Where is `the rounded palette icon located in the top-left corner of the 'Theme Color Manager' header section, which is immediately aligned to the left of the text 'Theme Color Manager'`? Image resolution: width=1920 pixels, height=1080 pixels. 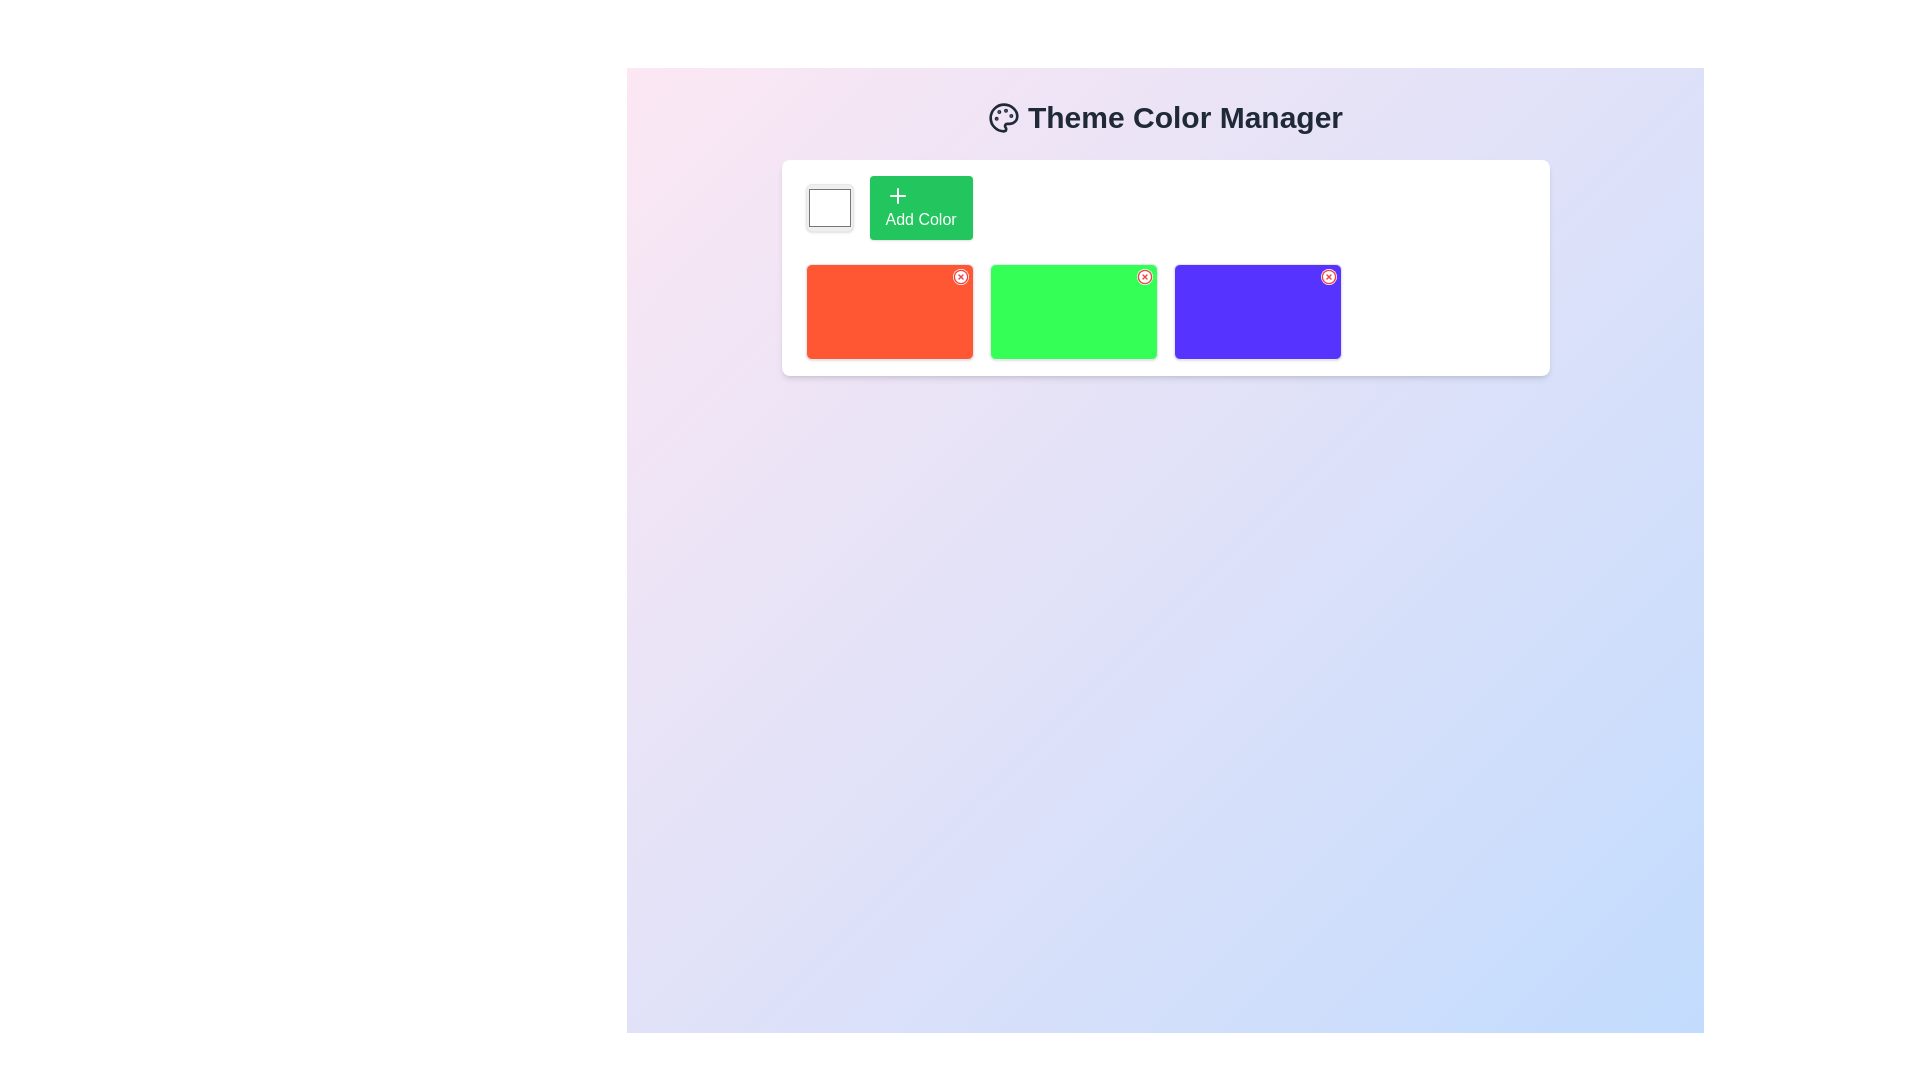 the rounded palette icon located in the top-left corner of the 'Theme Color Manager' header section, which is immediately aligned to the left of the text 'Theme Color Manager' is located at coordinates (1003, 118).